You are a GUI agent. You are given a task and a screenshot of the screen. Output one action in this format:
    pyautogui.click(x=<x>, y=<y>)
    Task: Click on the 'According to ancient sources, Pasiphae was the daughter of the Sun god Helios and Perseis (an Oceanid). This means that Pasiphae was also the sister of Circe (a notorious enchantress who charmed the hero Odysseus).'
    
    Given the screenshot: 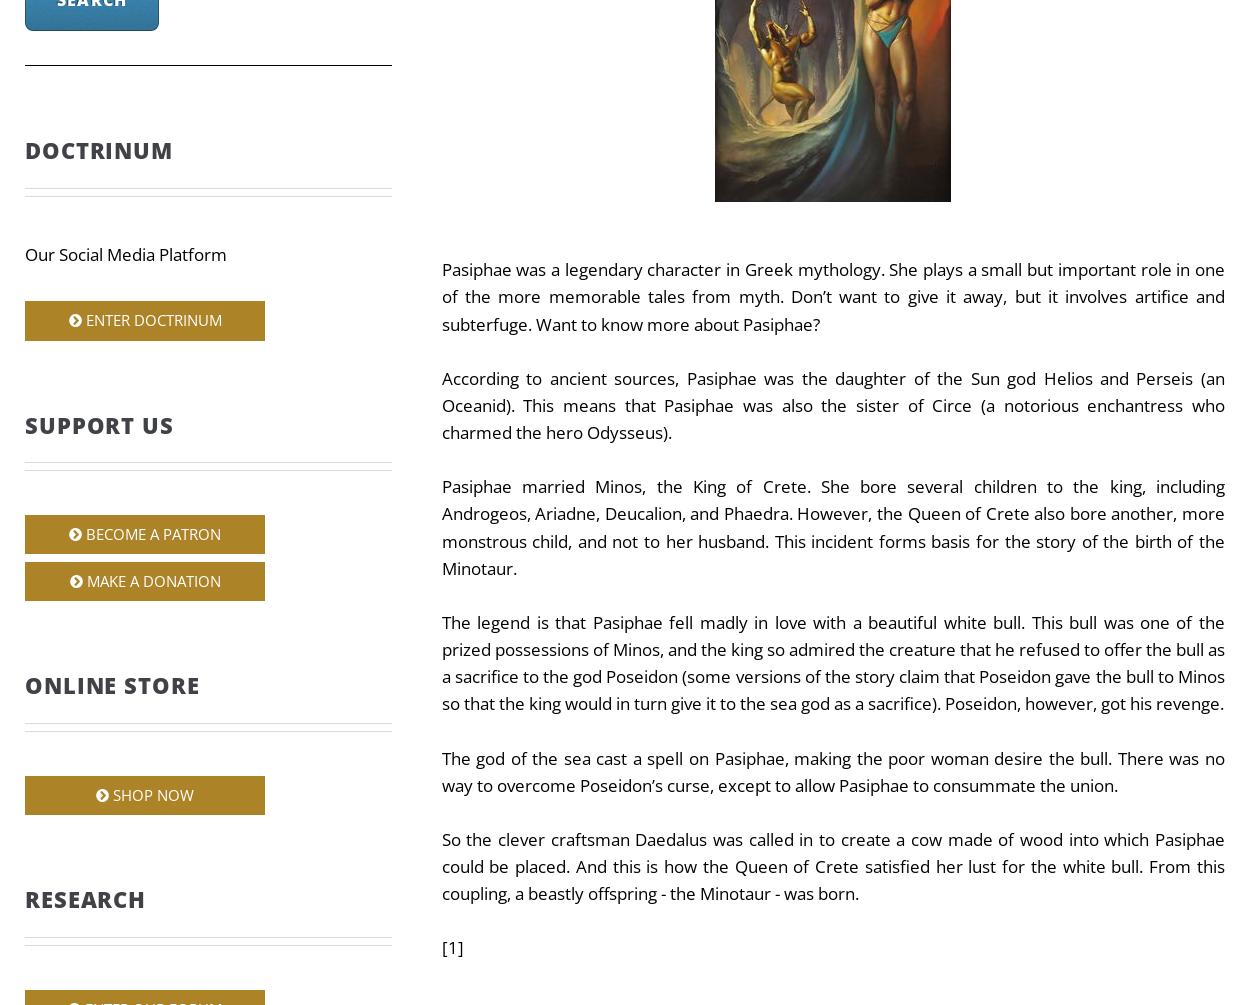 What is the action you would take?
    pyautogui.click(x=831, y=405)
    